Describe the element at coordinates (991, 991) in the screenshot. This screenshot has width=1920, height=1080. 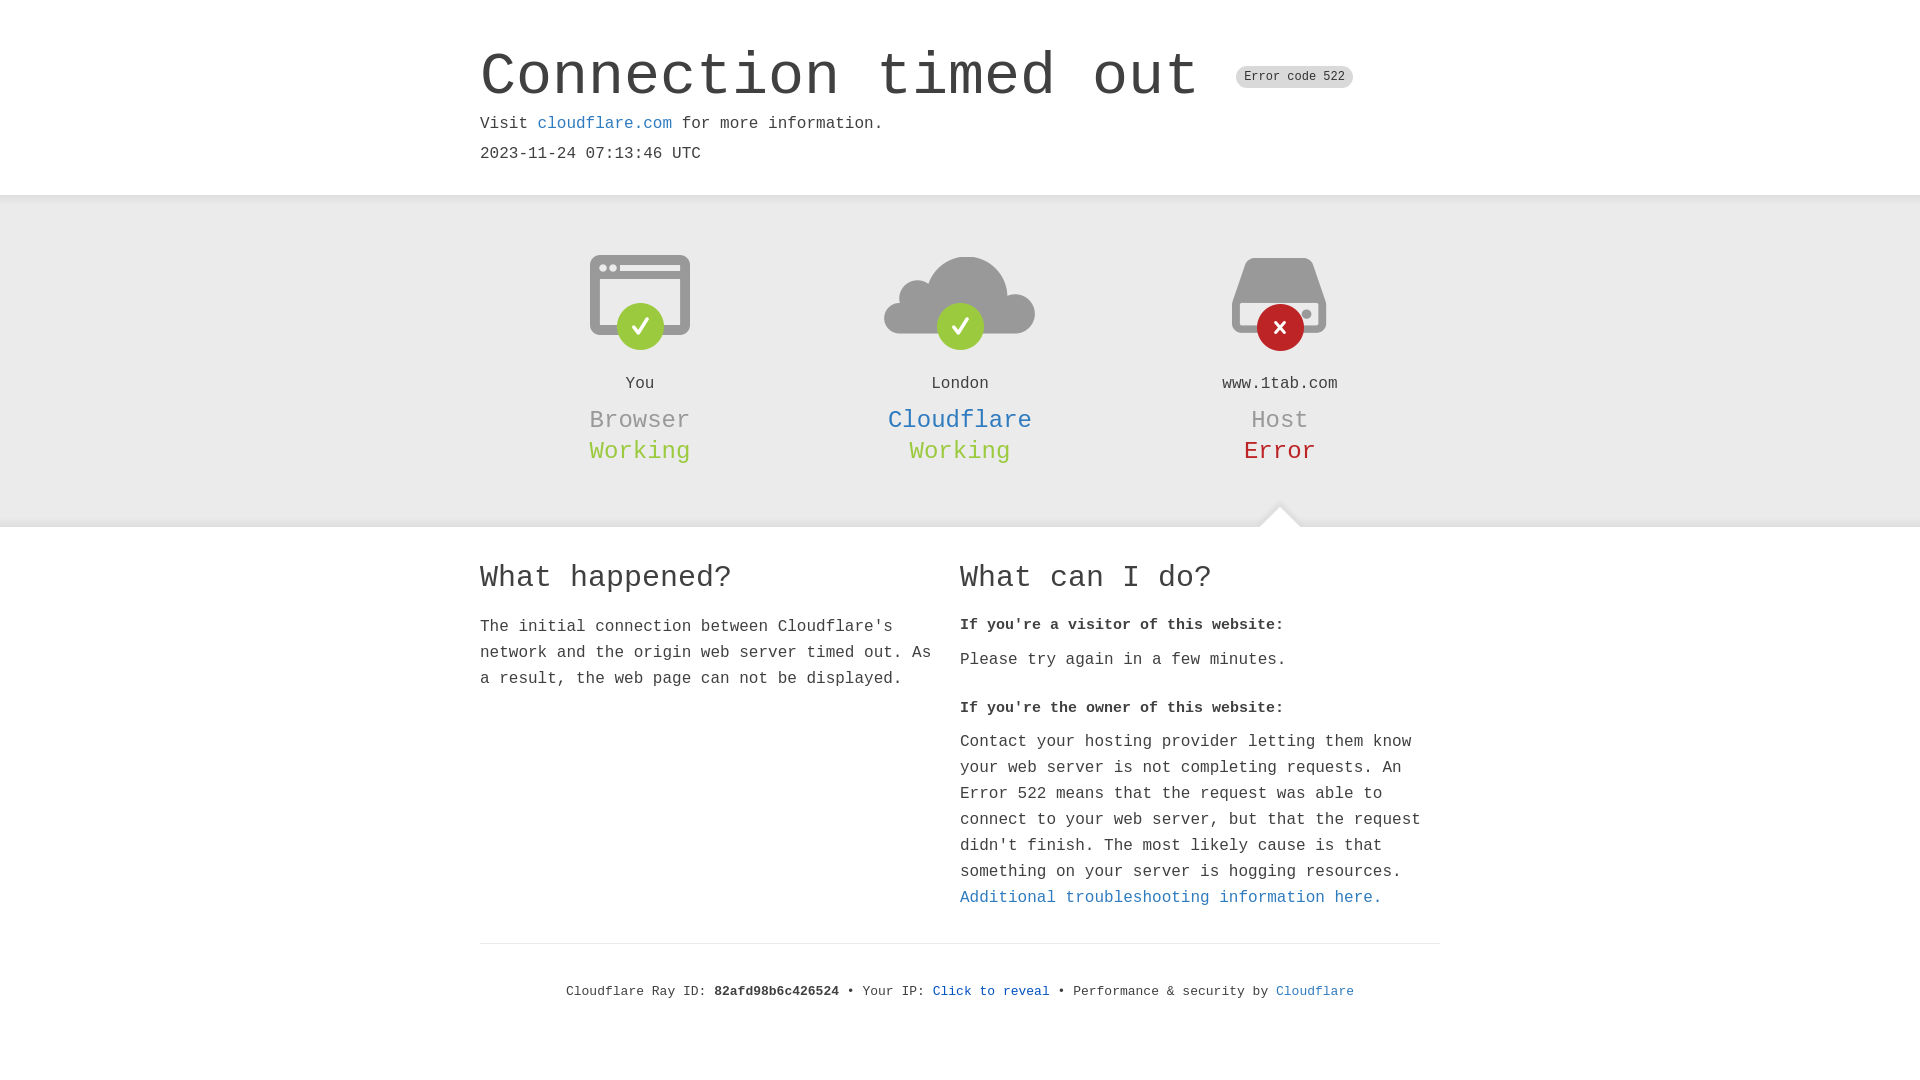
I see `'Click to reveal'` at that location.